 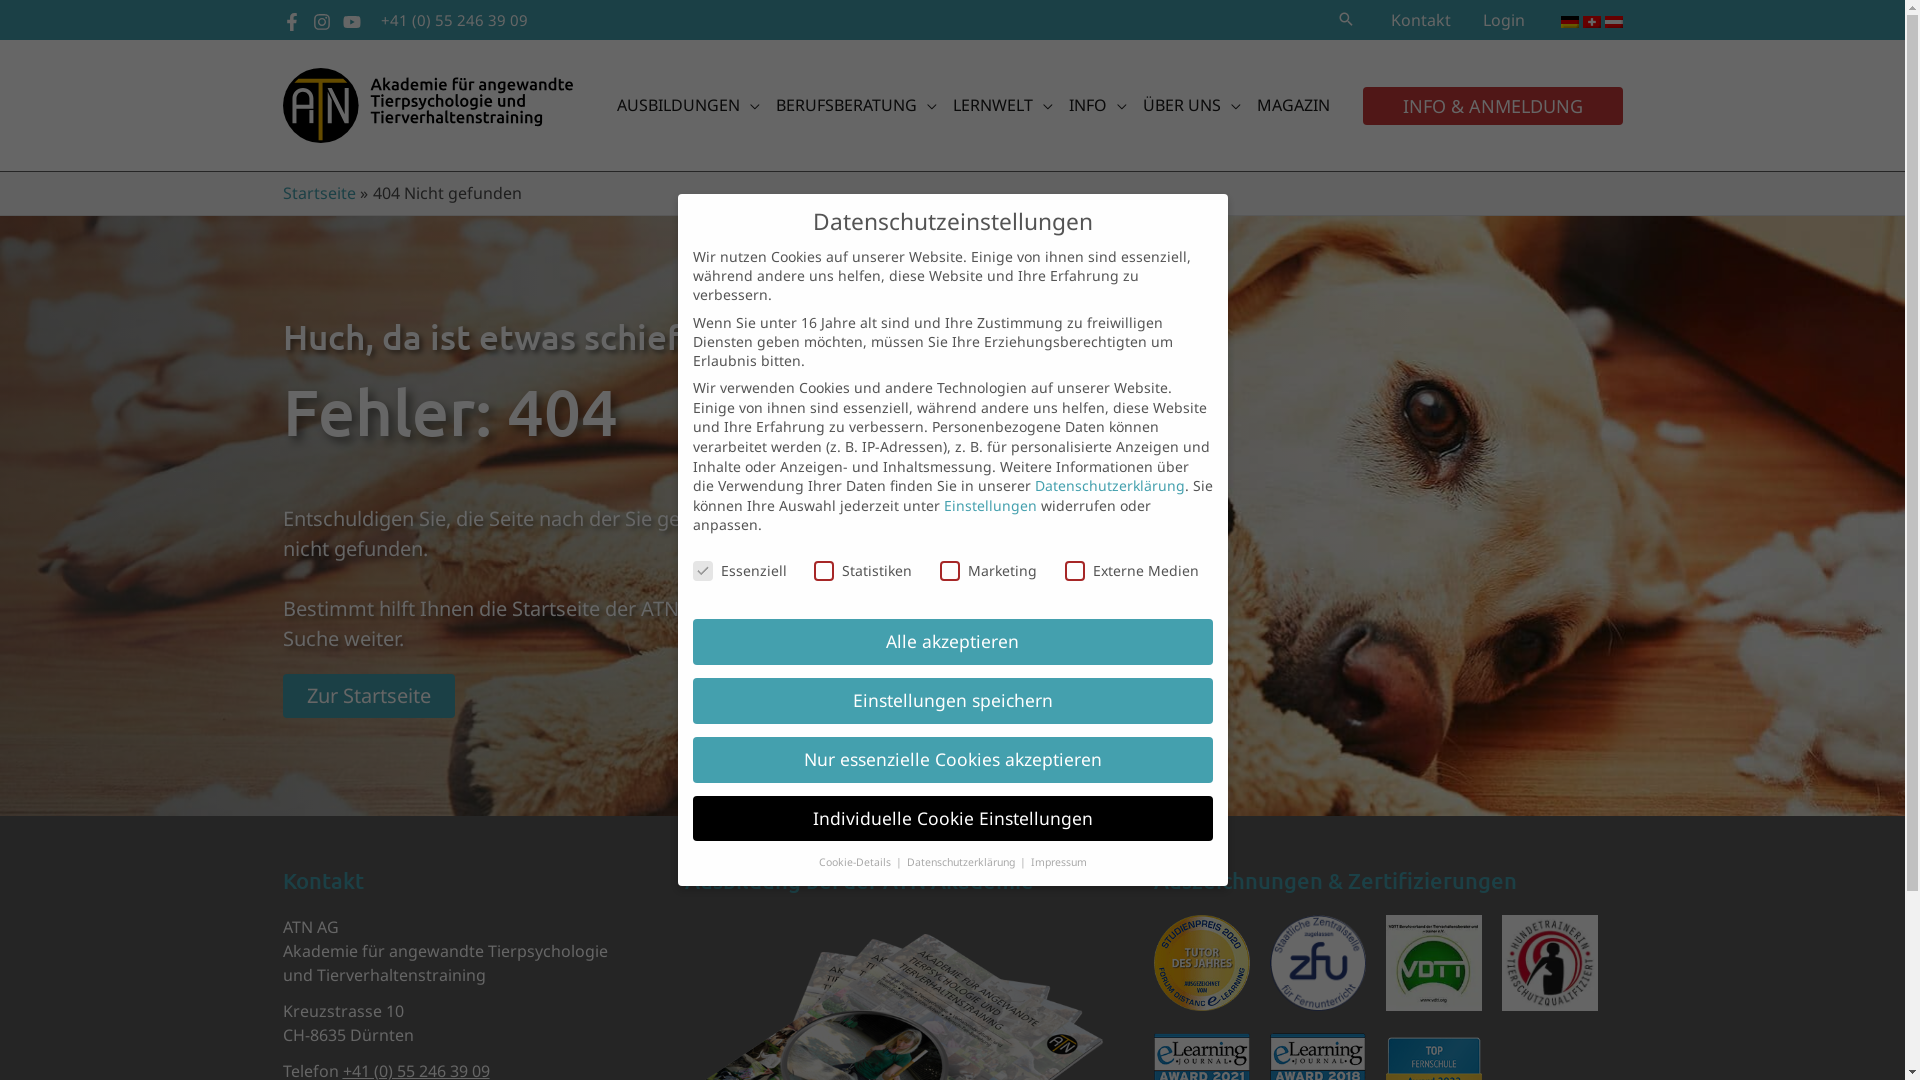 What do you see at coordinates (1056, 860) in the screenshot?
I see `'Impressum'` at bounding box center [1056, 860].